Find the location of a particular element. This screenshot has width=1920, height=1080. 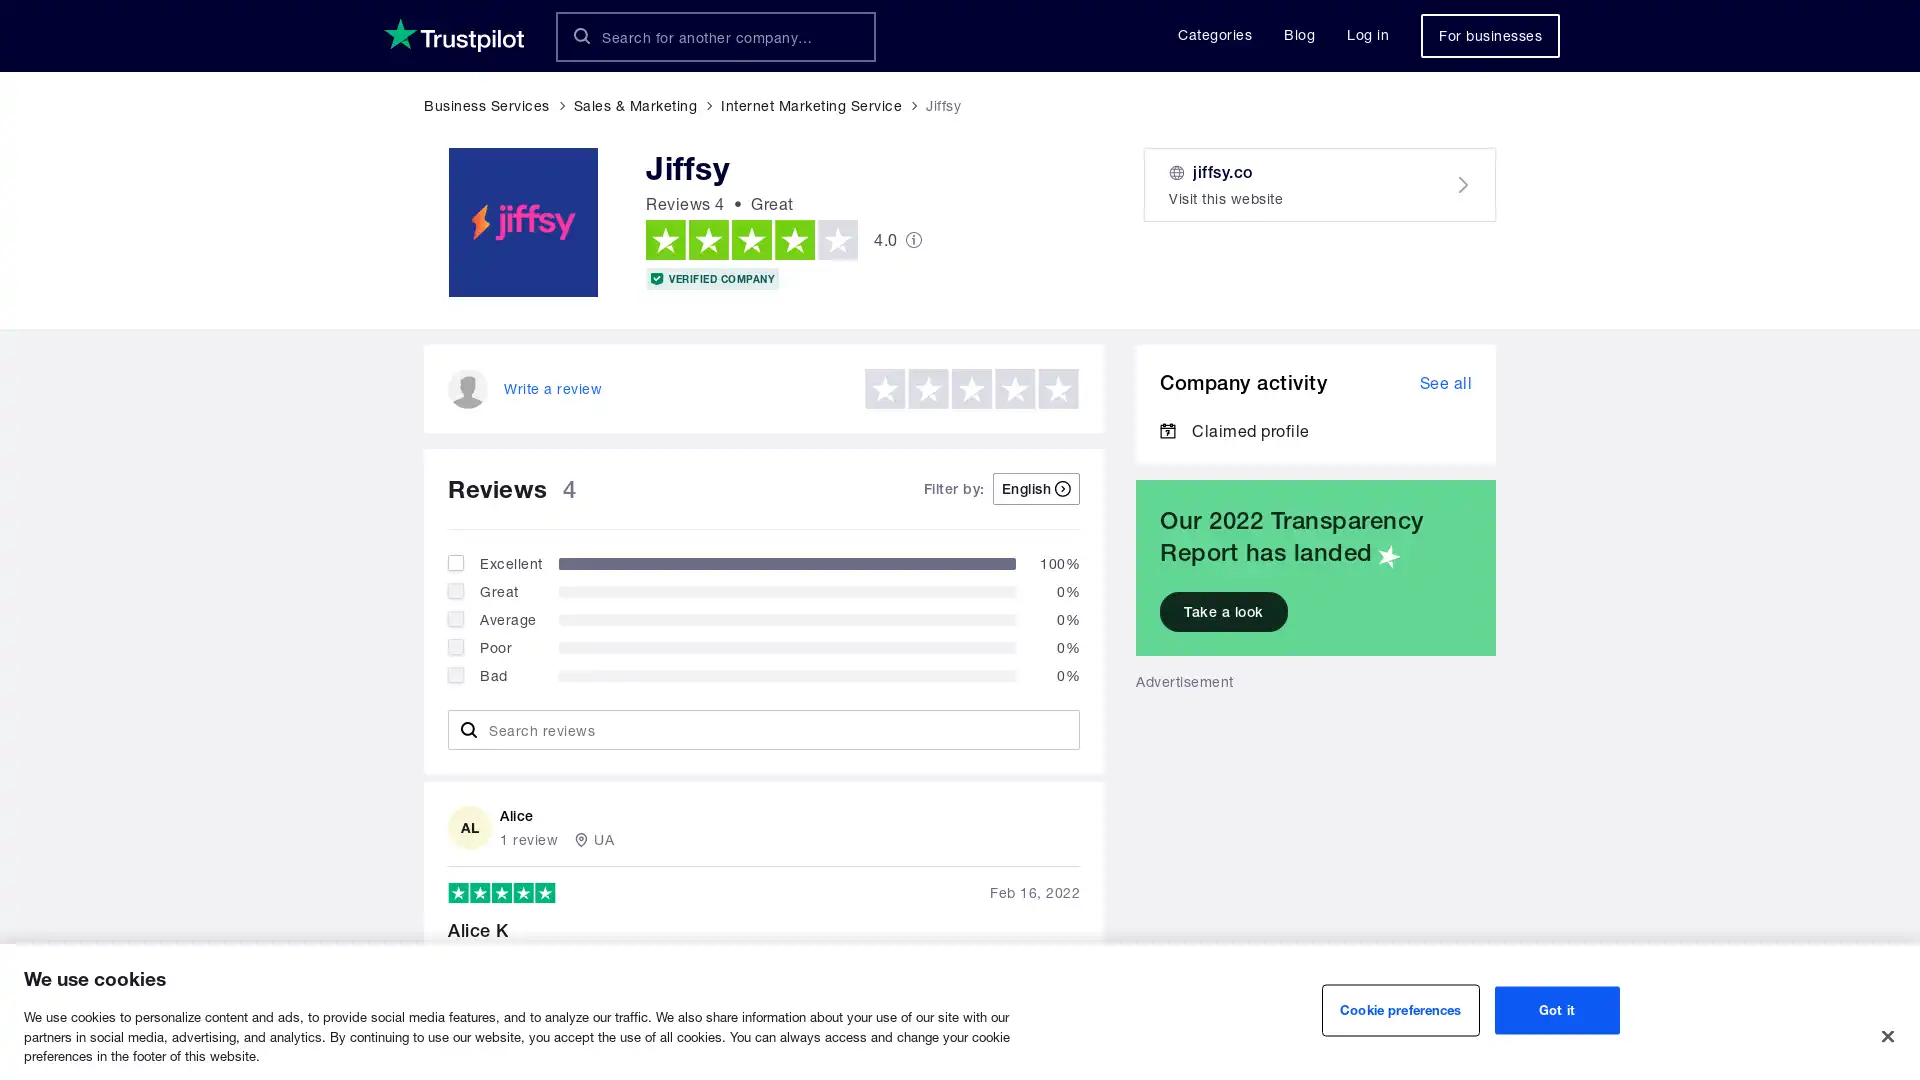

Claimed profile is located at coordinates (1233, 429).